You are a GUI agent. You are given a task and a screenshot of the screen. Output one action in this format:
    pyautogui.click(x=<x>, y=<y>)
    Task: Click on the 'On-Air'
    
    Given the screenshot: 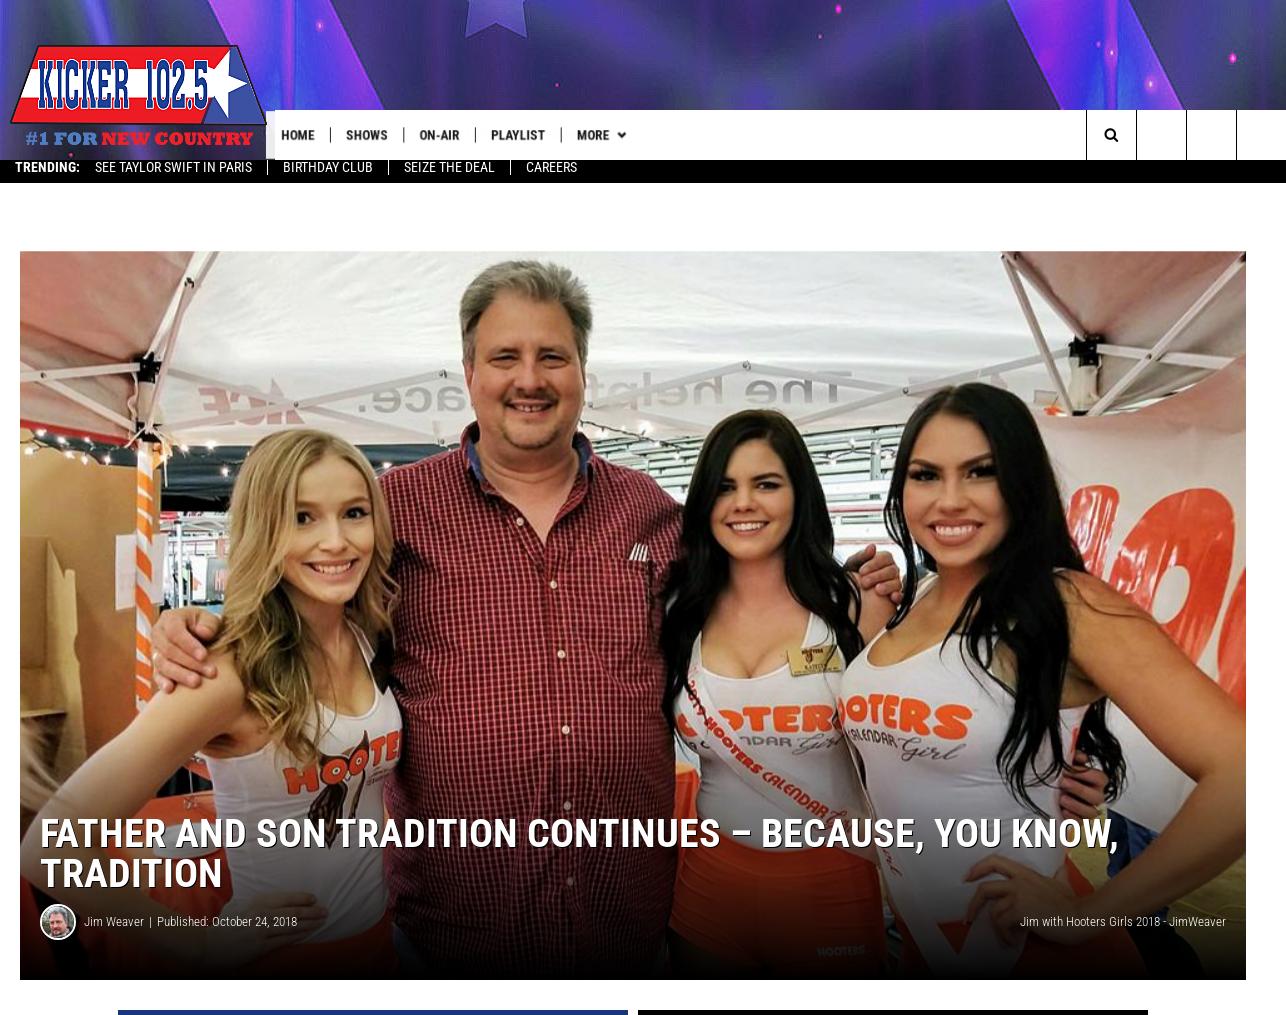 What is the action you would take?
    pyautogui.click(x=434, y=134)
    